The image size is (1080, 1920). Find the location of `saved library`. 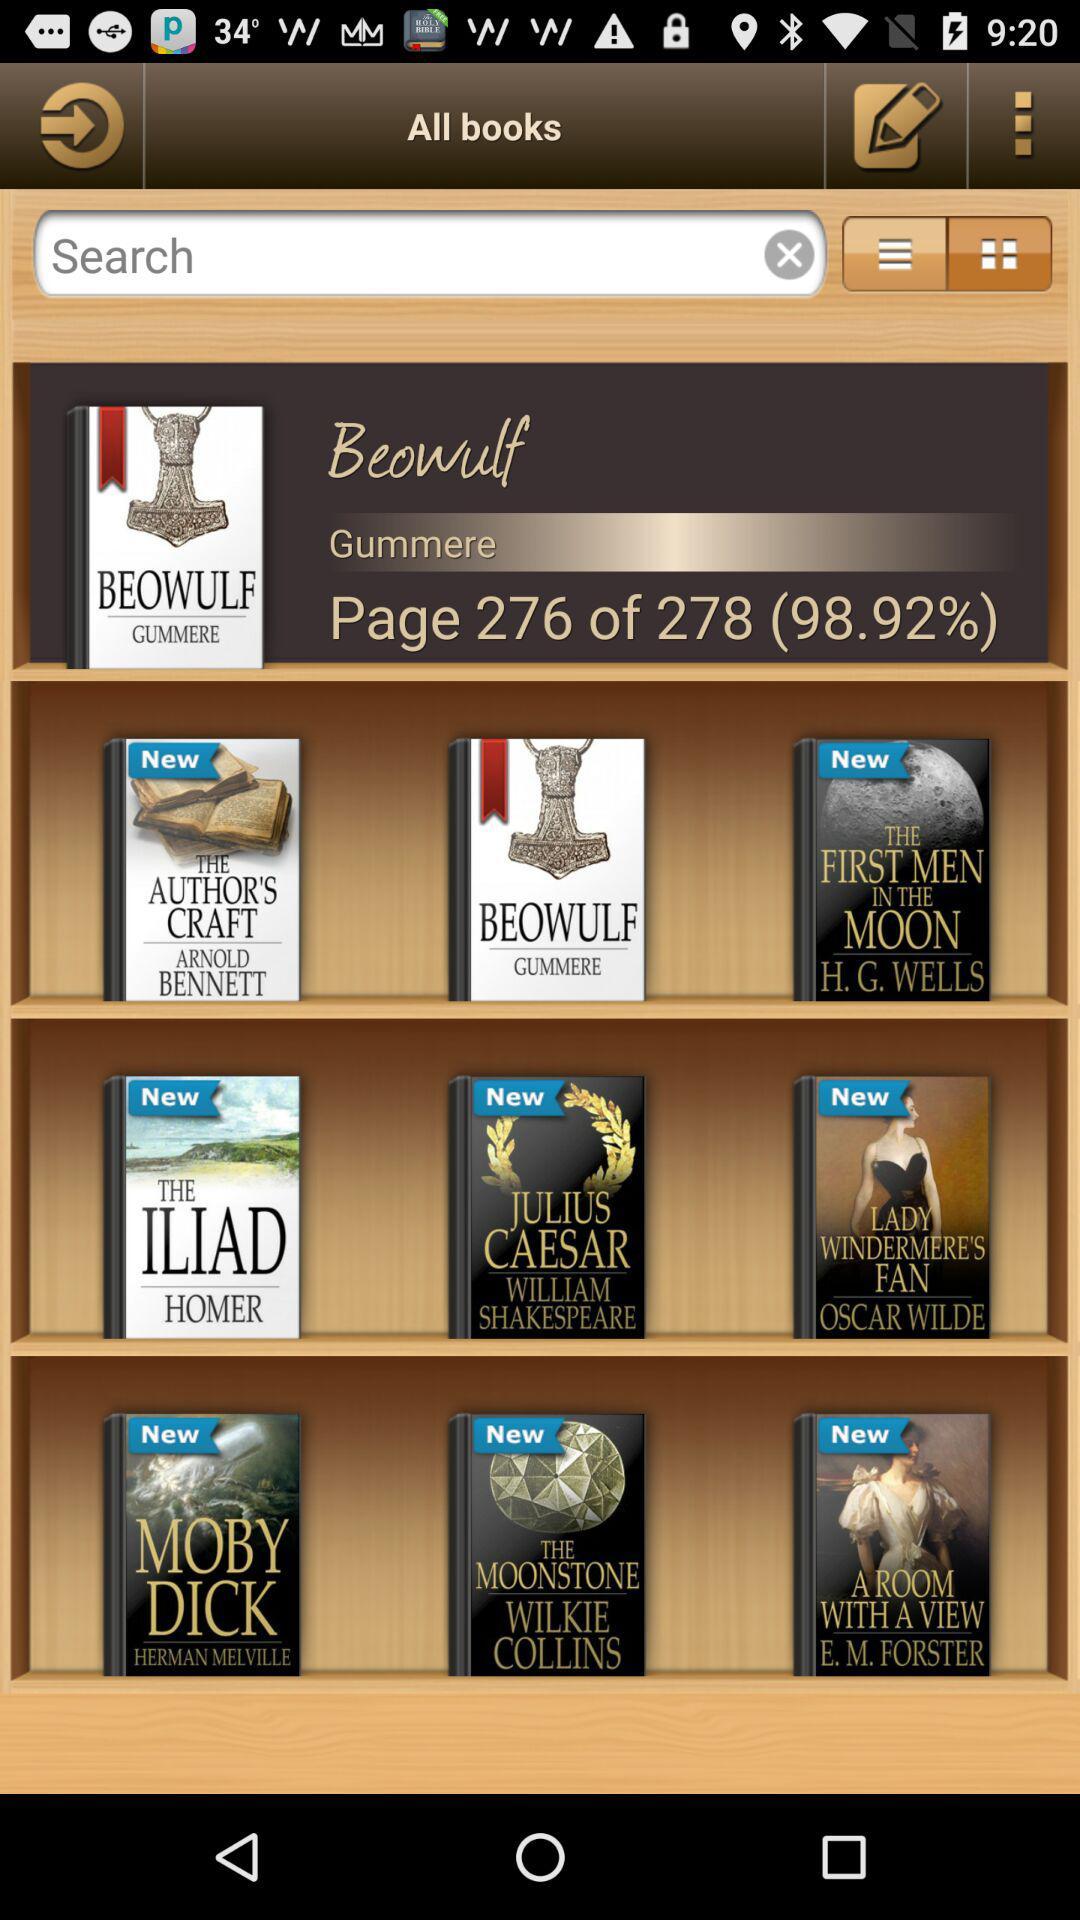

saved library is located at coordinates (896, 124).